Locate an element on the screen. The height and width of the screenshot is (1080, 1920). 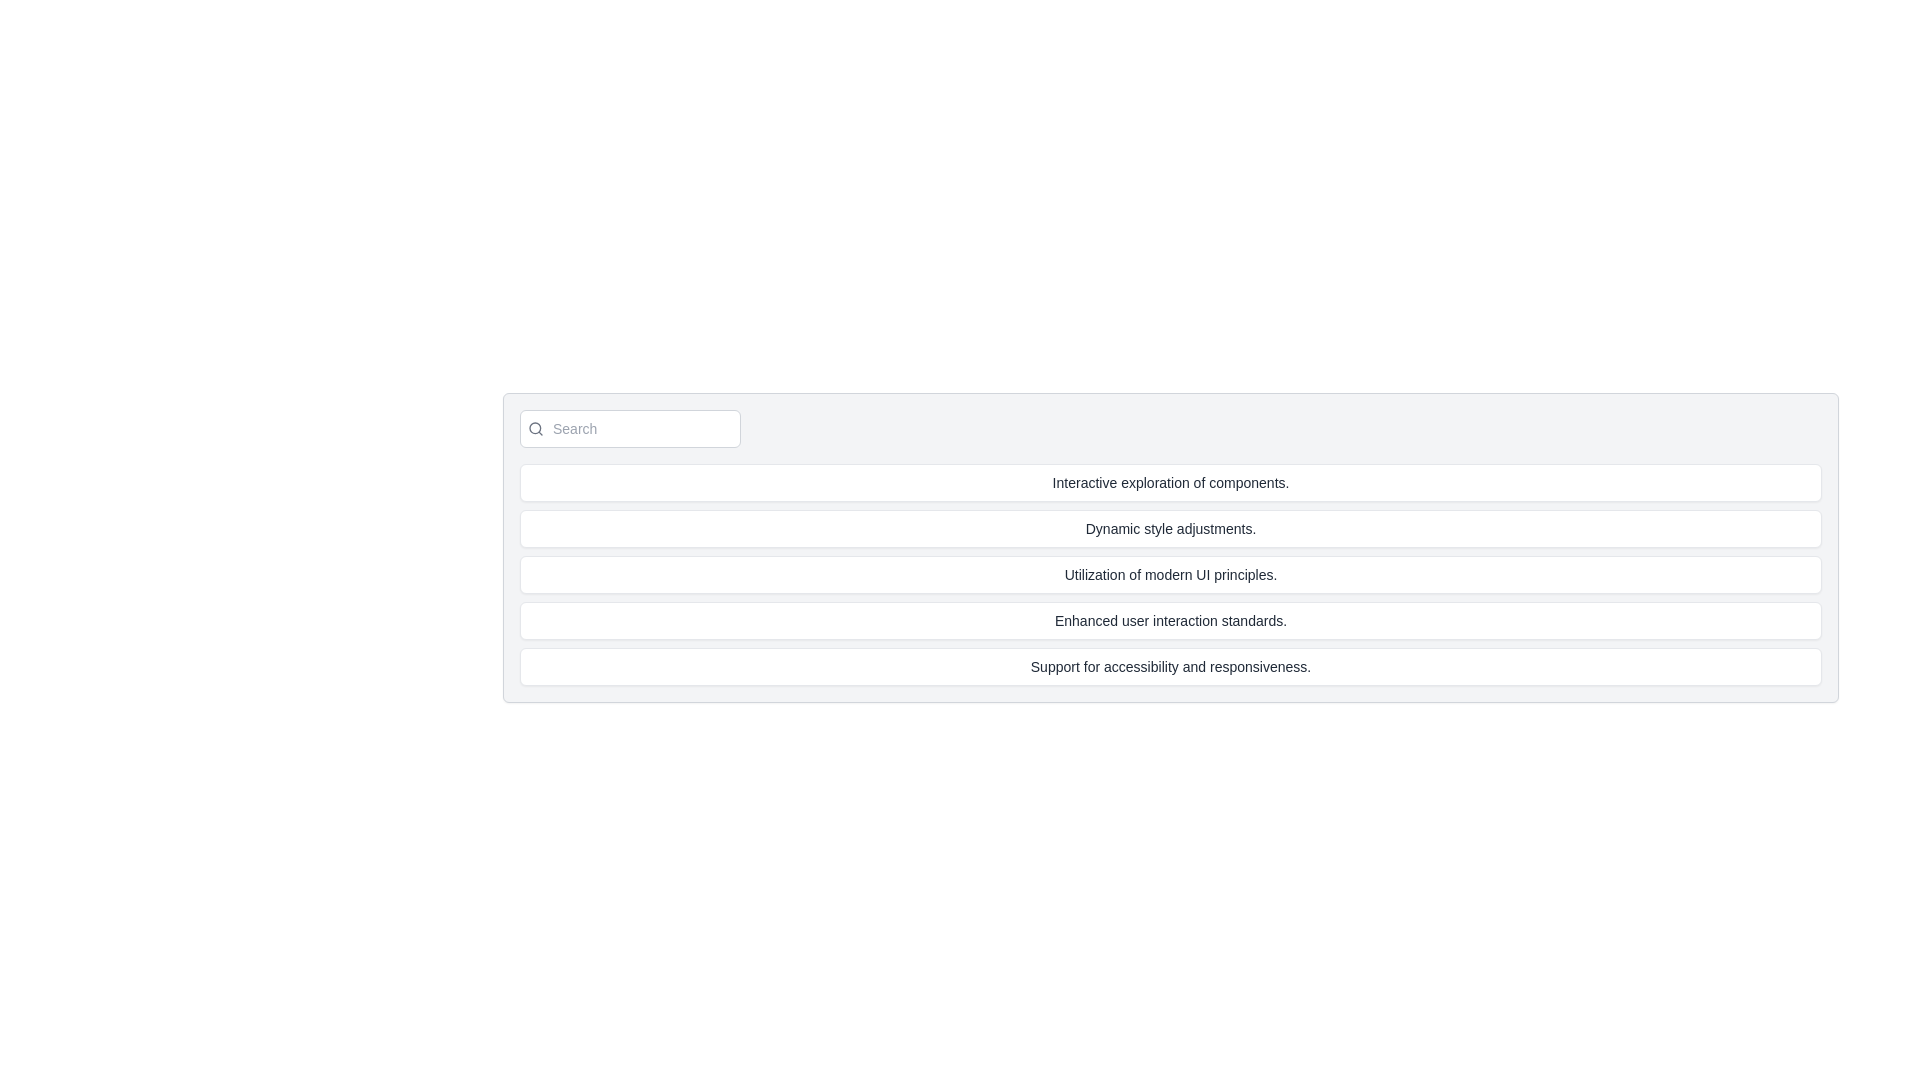
the last character of the word 'and' in the sentence 'Support for accessibility and responsiveness.' which is displayed as the fifth item in a vertical list of descriptions or features is located at coordinates (1201, 667).